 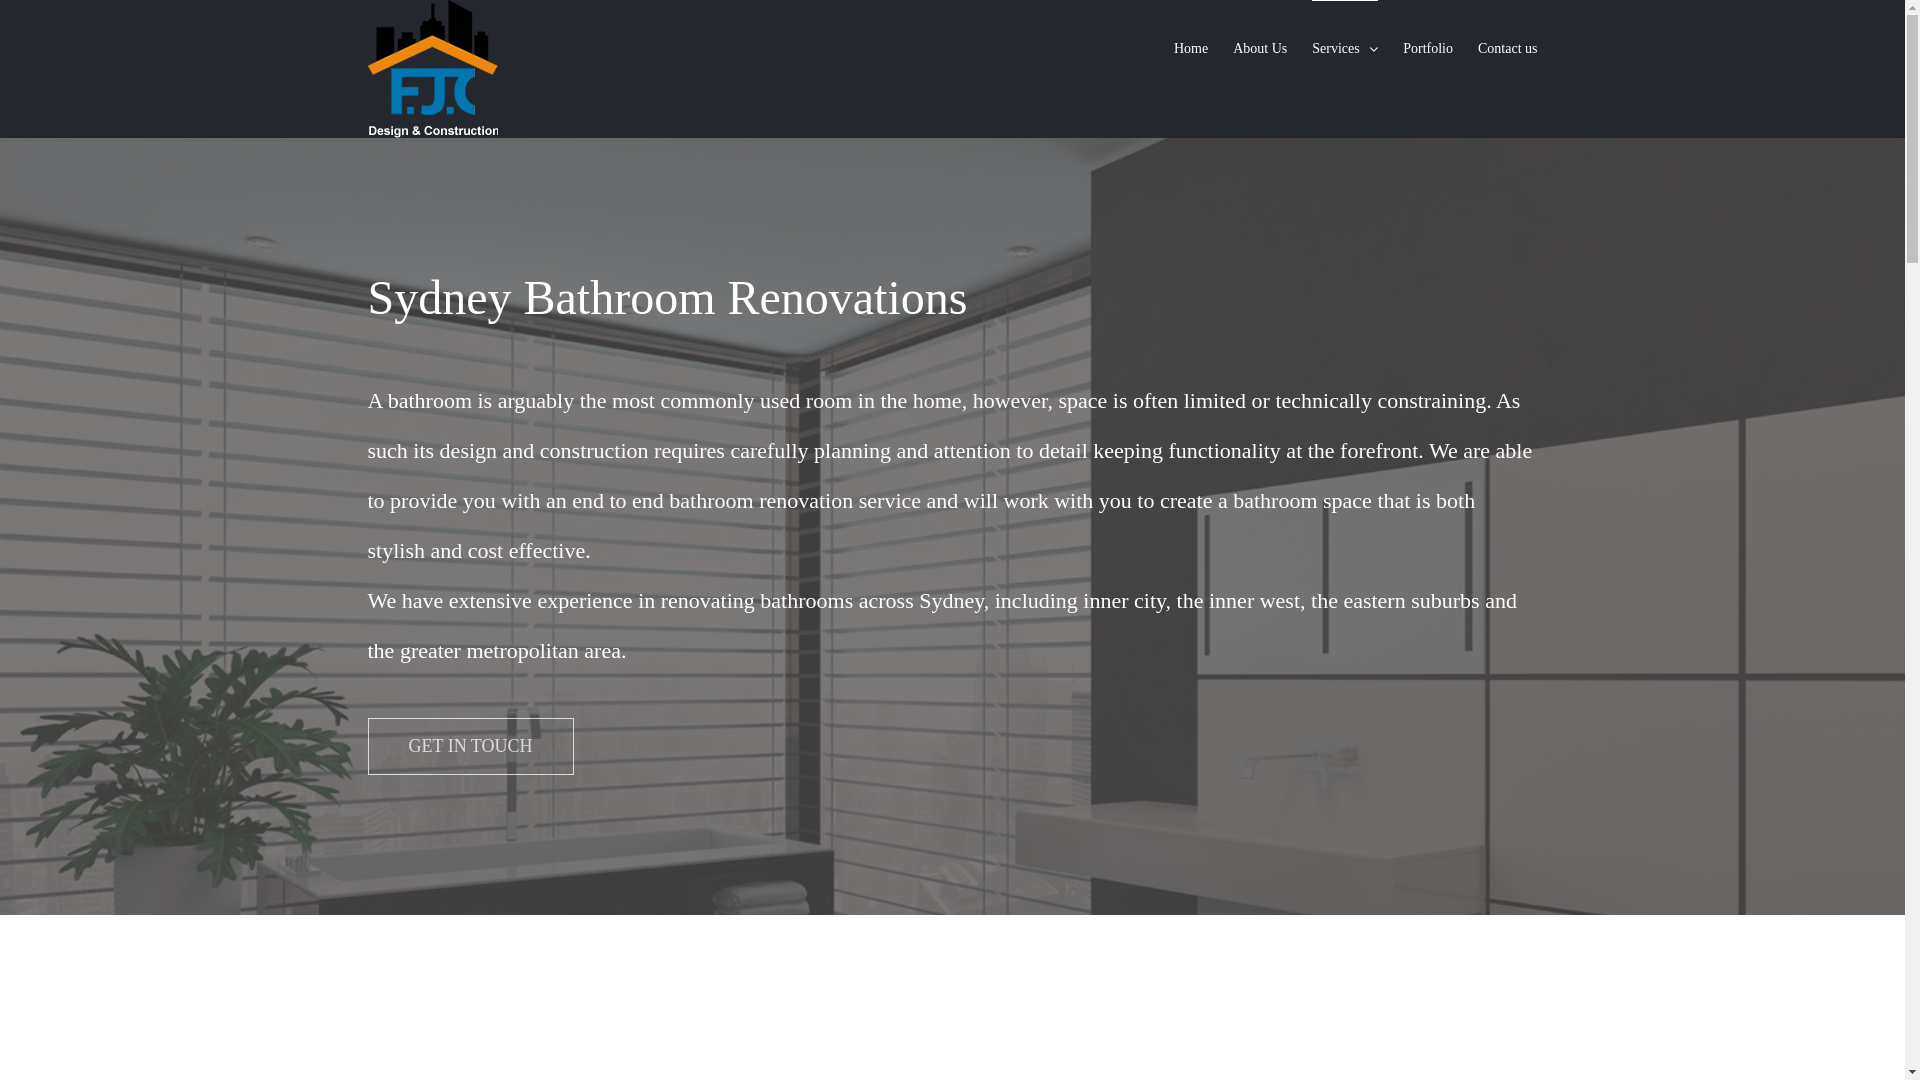 I want to click on 'GET IN TOUCH', so click(x=469, y=746).